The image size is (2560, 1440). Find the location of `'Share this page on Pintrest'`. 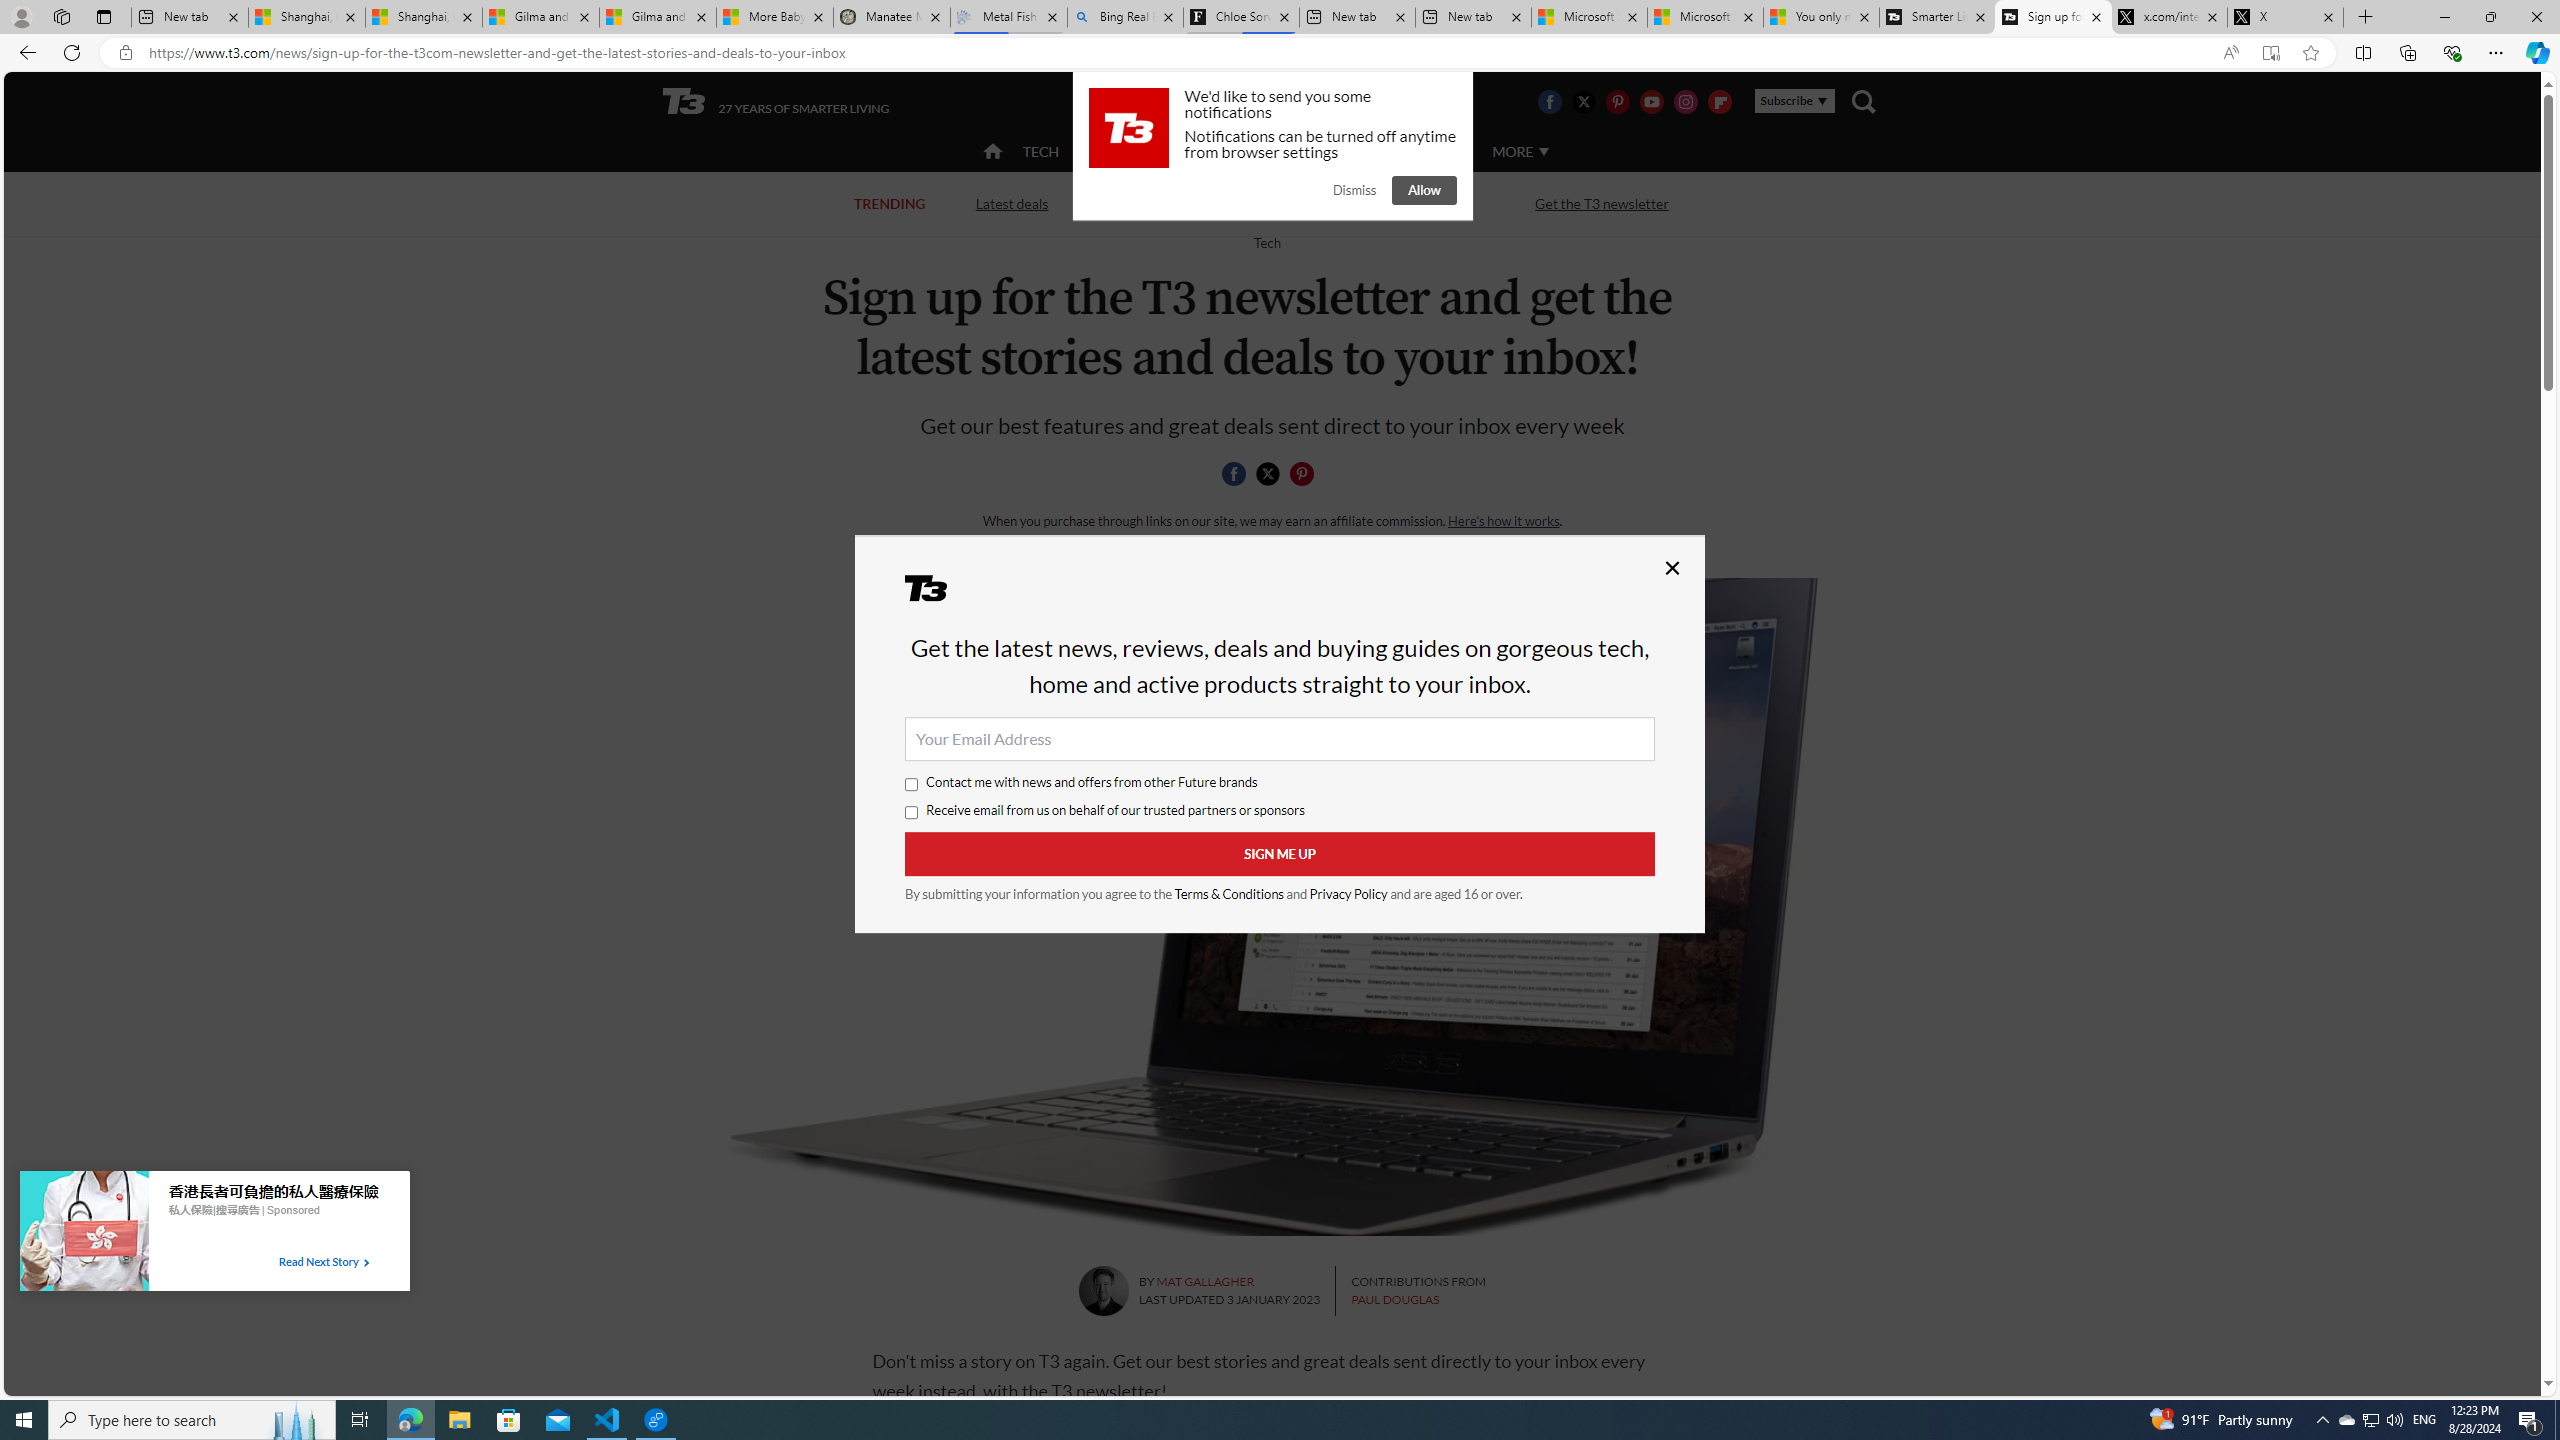

'Share this page on Pintrest' is located at coordinates (1300, 474).